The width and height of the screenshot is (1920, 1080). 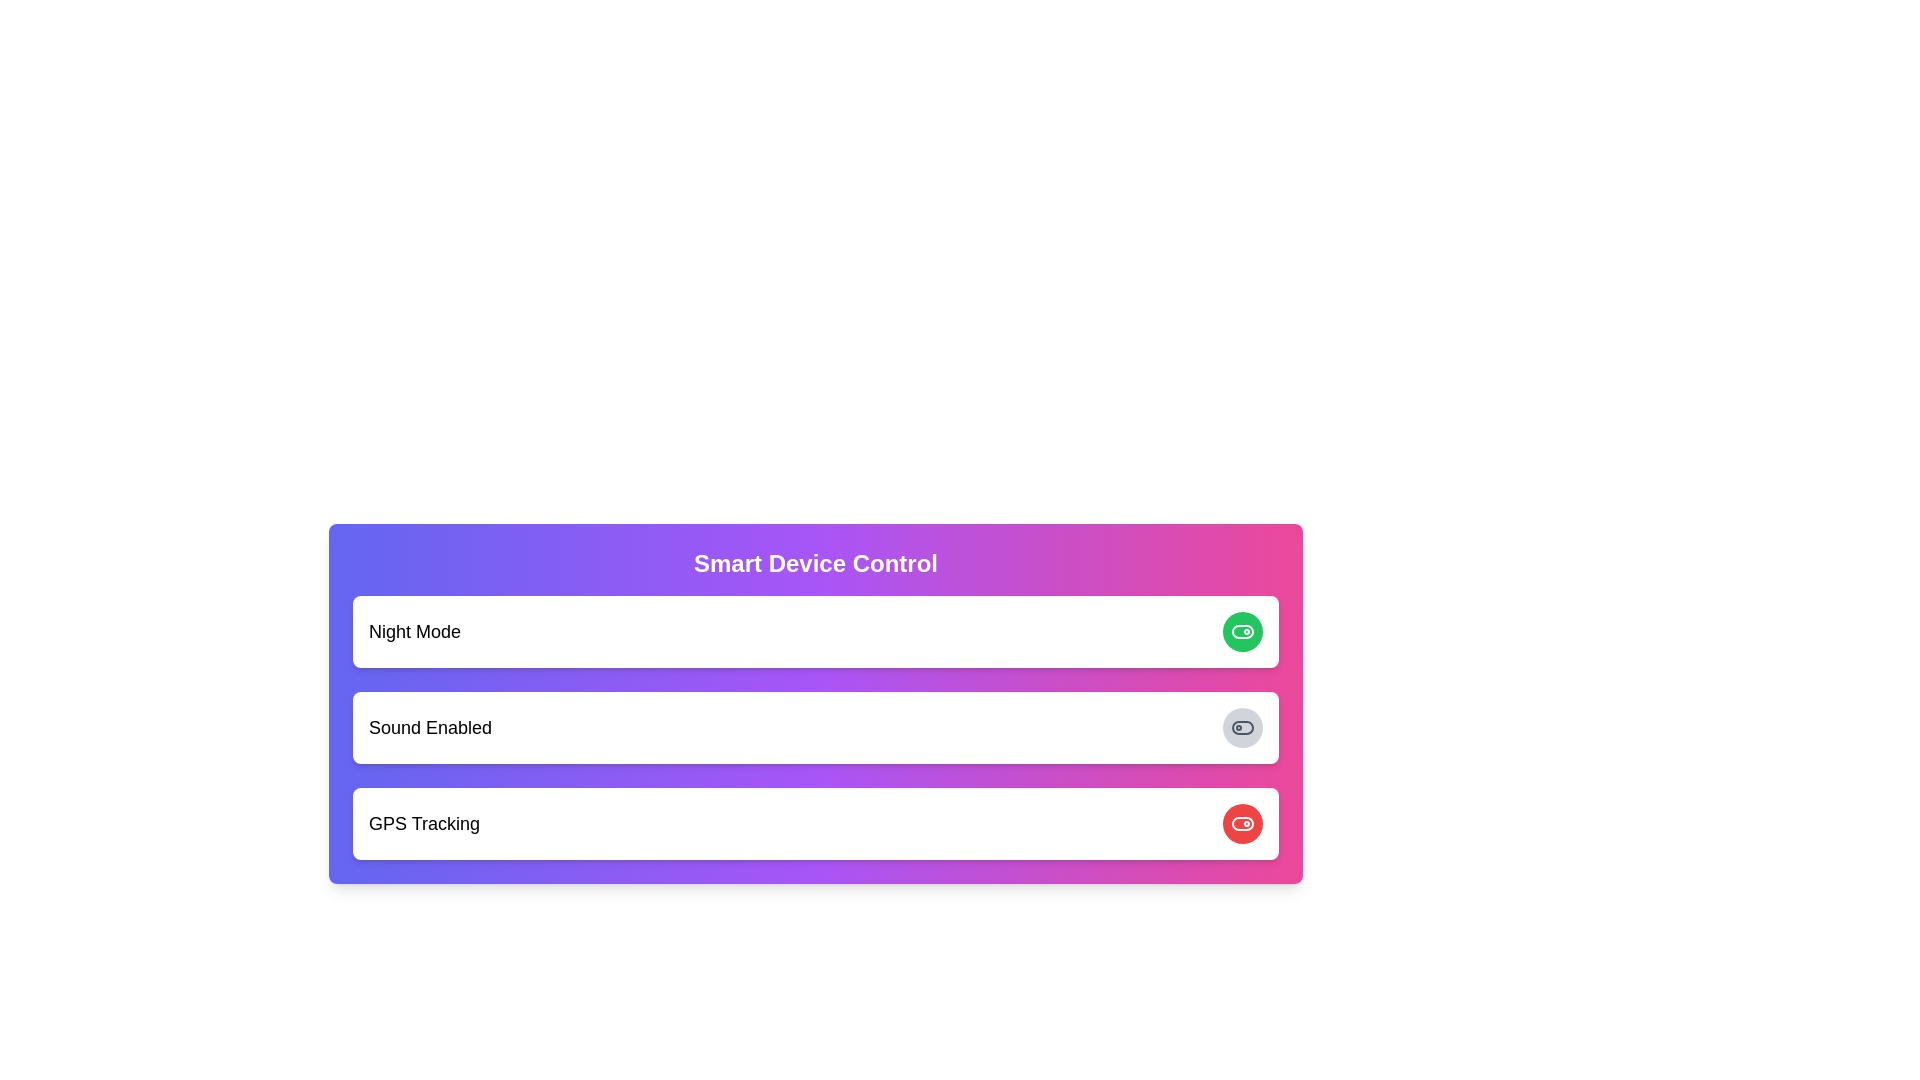 I want to click on the green toggle switch icon for Night Mode located at the topmost row of control options to switch its state, so click(x=1242, y=632).